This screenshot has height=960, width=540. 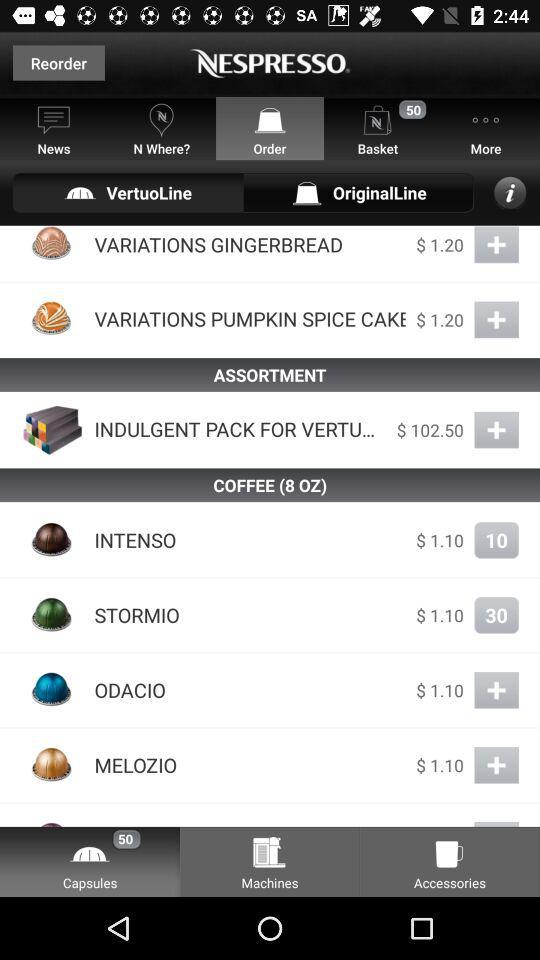 I want to click on the icon which is on the left side of stormio, so click(x=52, y=614).